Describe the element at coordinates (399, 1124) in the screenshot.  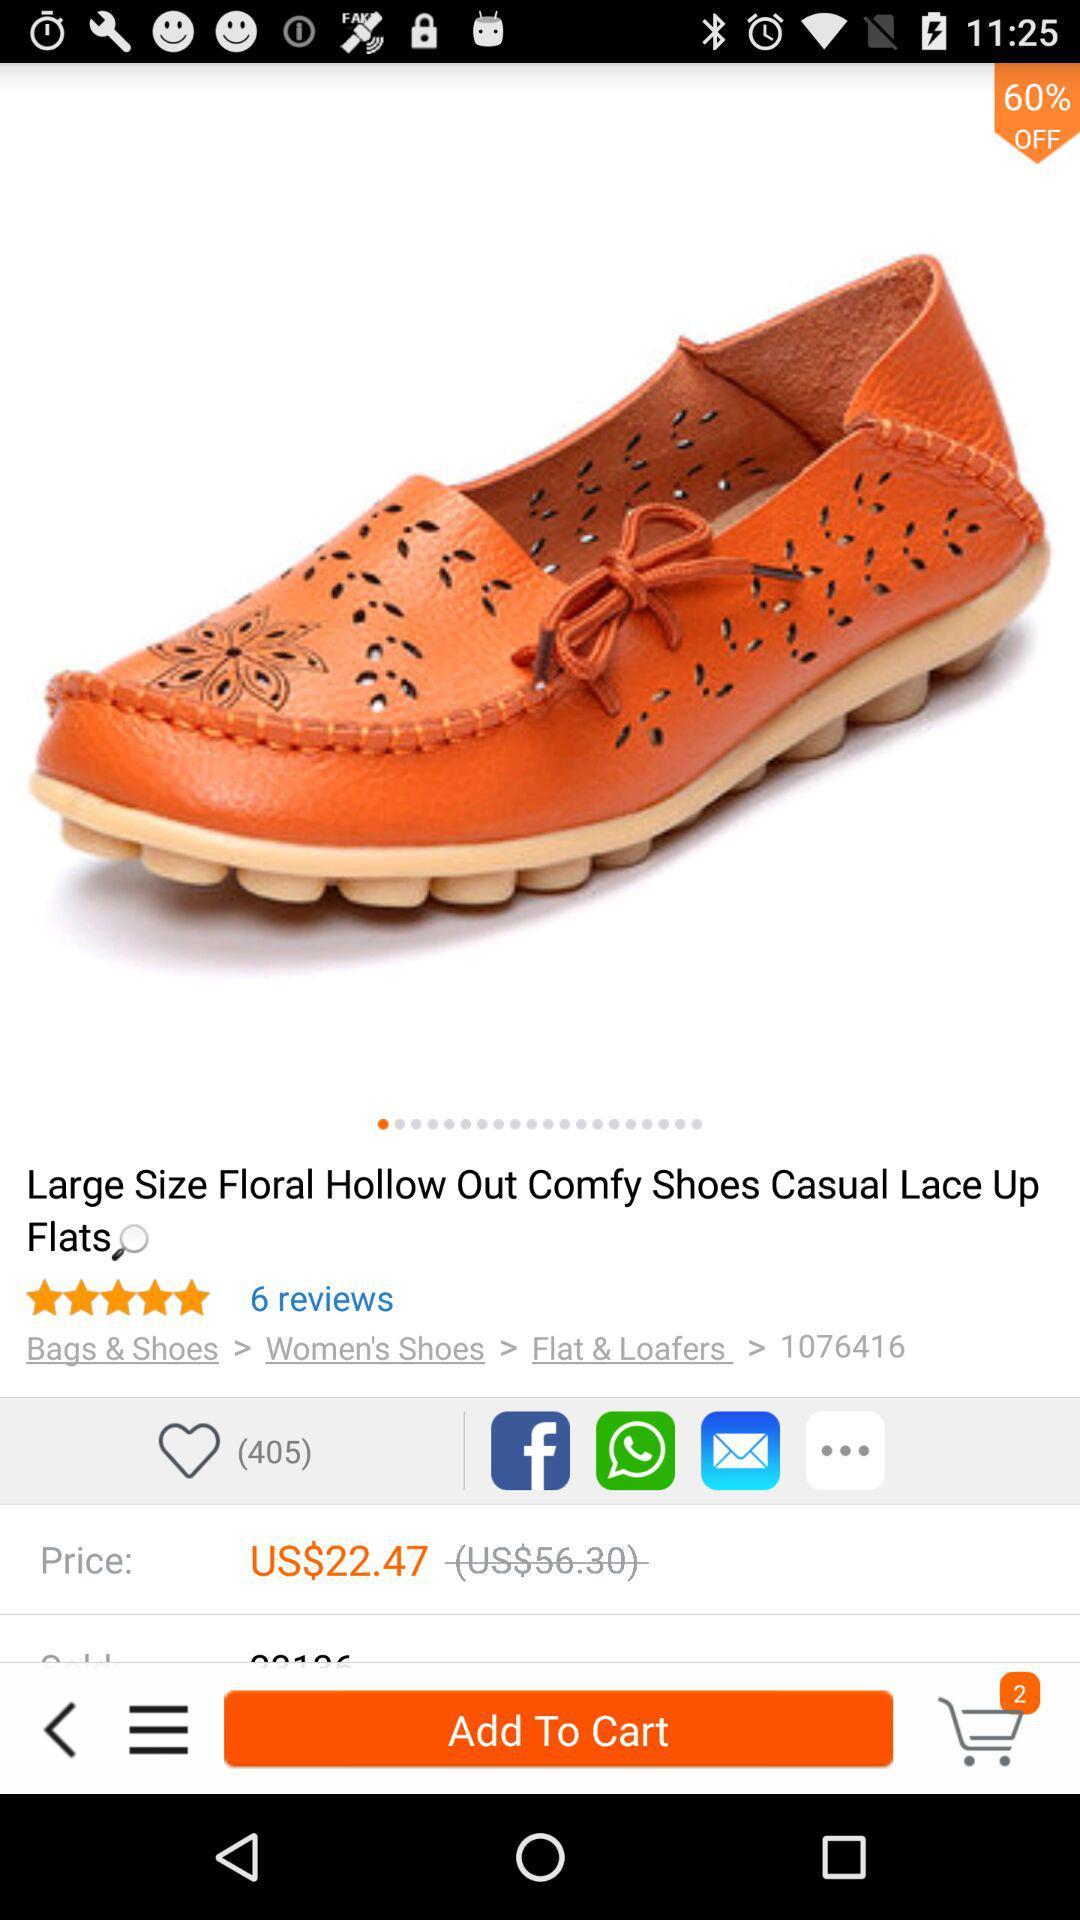
I see `second sample image` at that location.